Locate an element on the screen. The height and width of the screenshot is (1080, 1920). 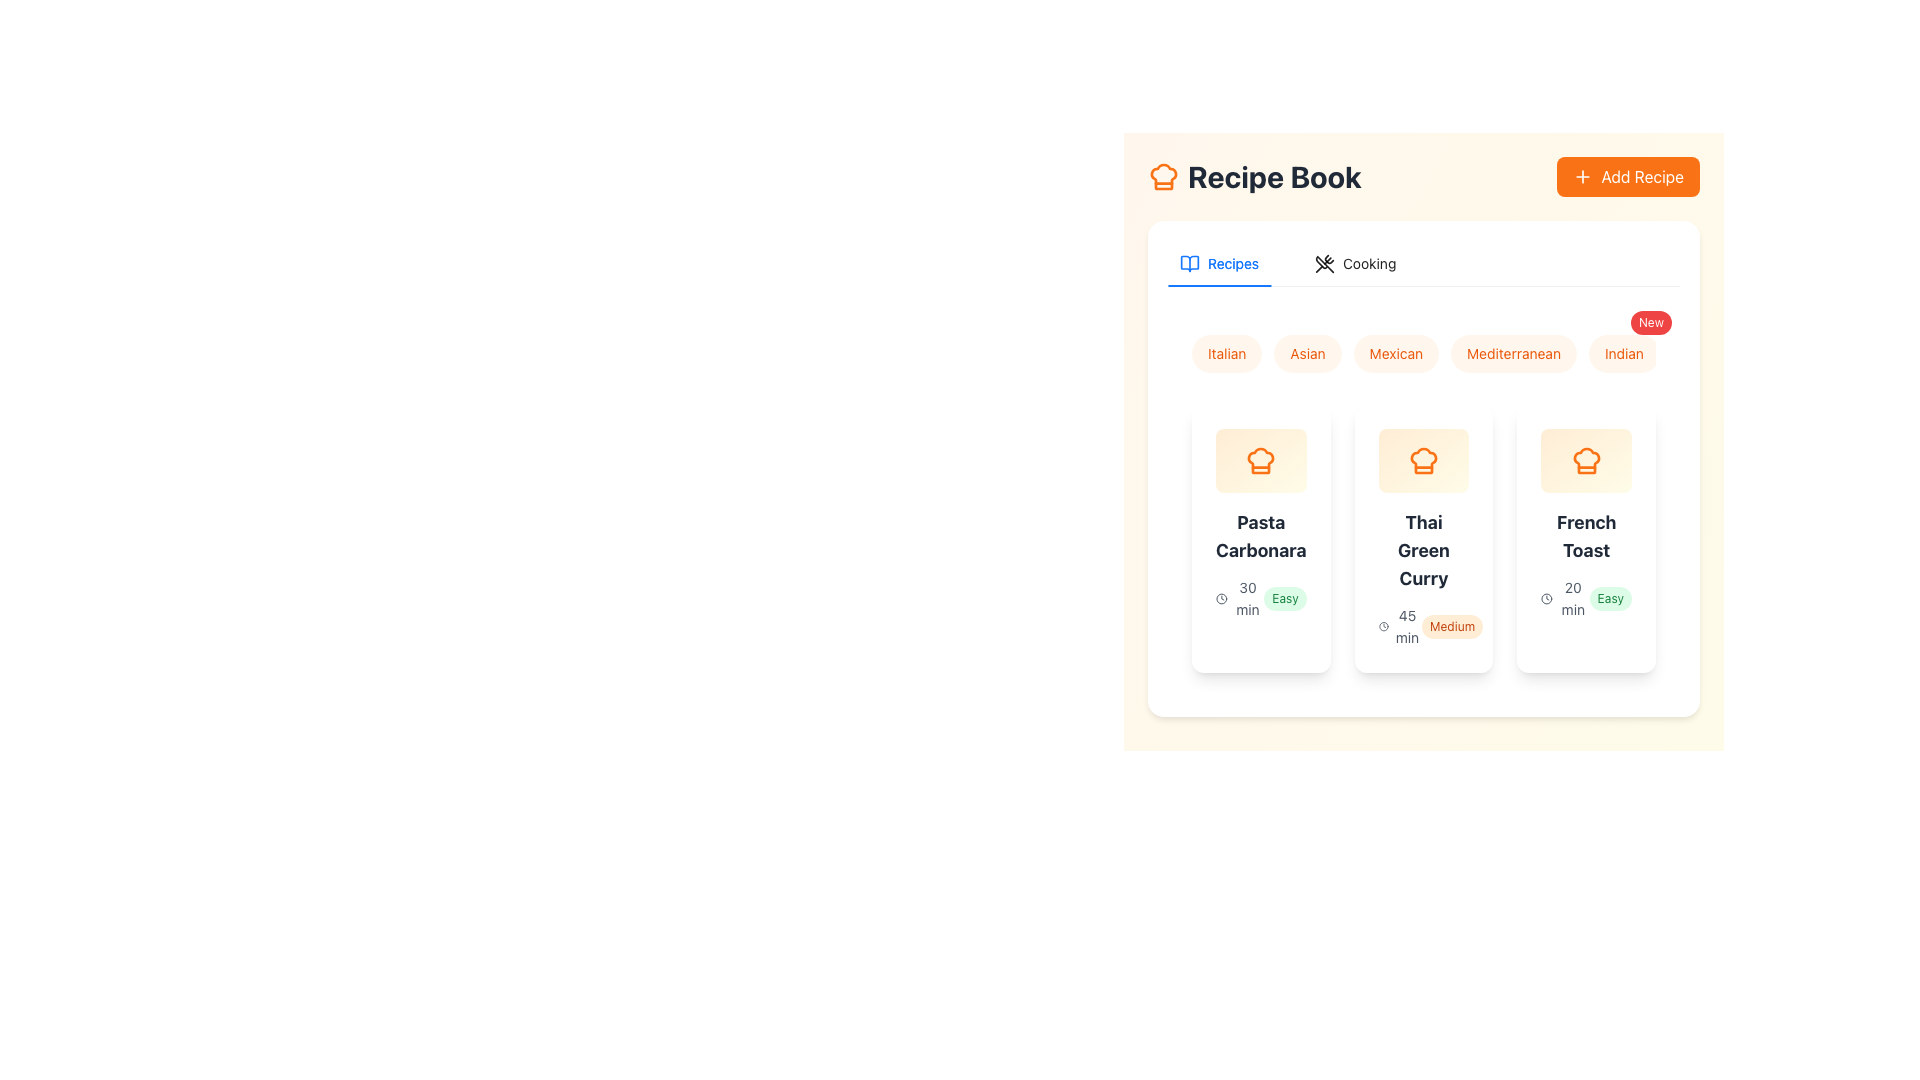
the active 'Recipes' tab with blue text and an underline, located in the tab navigation bar under the 'Recipe Book' heading is located at coordinates (1218, 262).